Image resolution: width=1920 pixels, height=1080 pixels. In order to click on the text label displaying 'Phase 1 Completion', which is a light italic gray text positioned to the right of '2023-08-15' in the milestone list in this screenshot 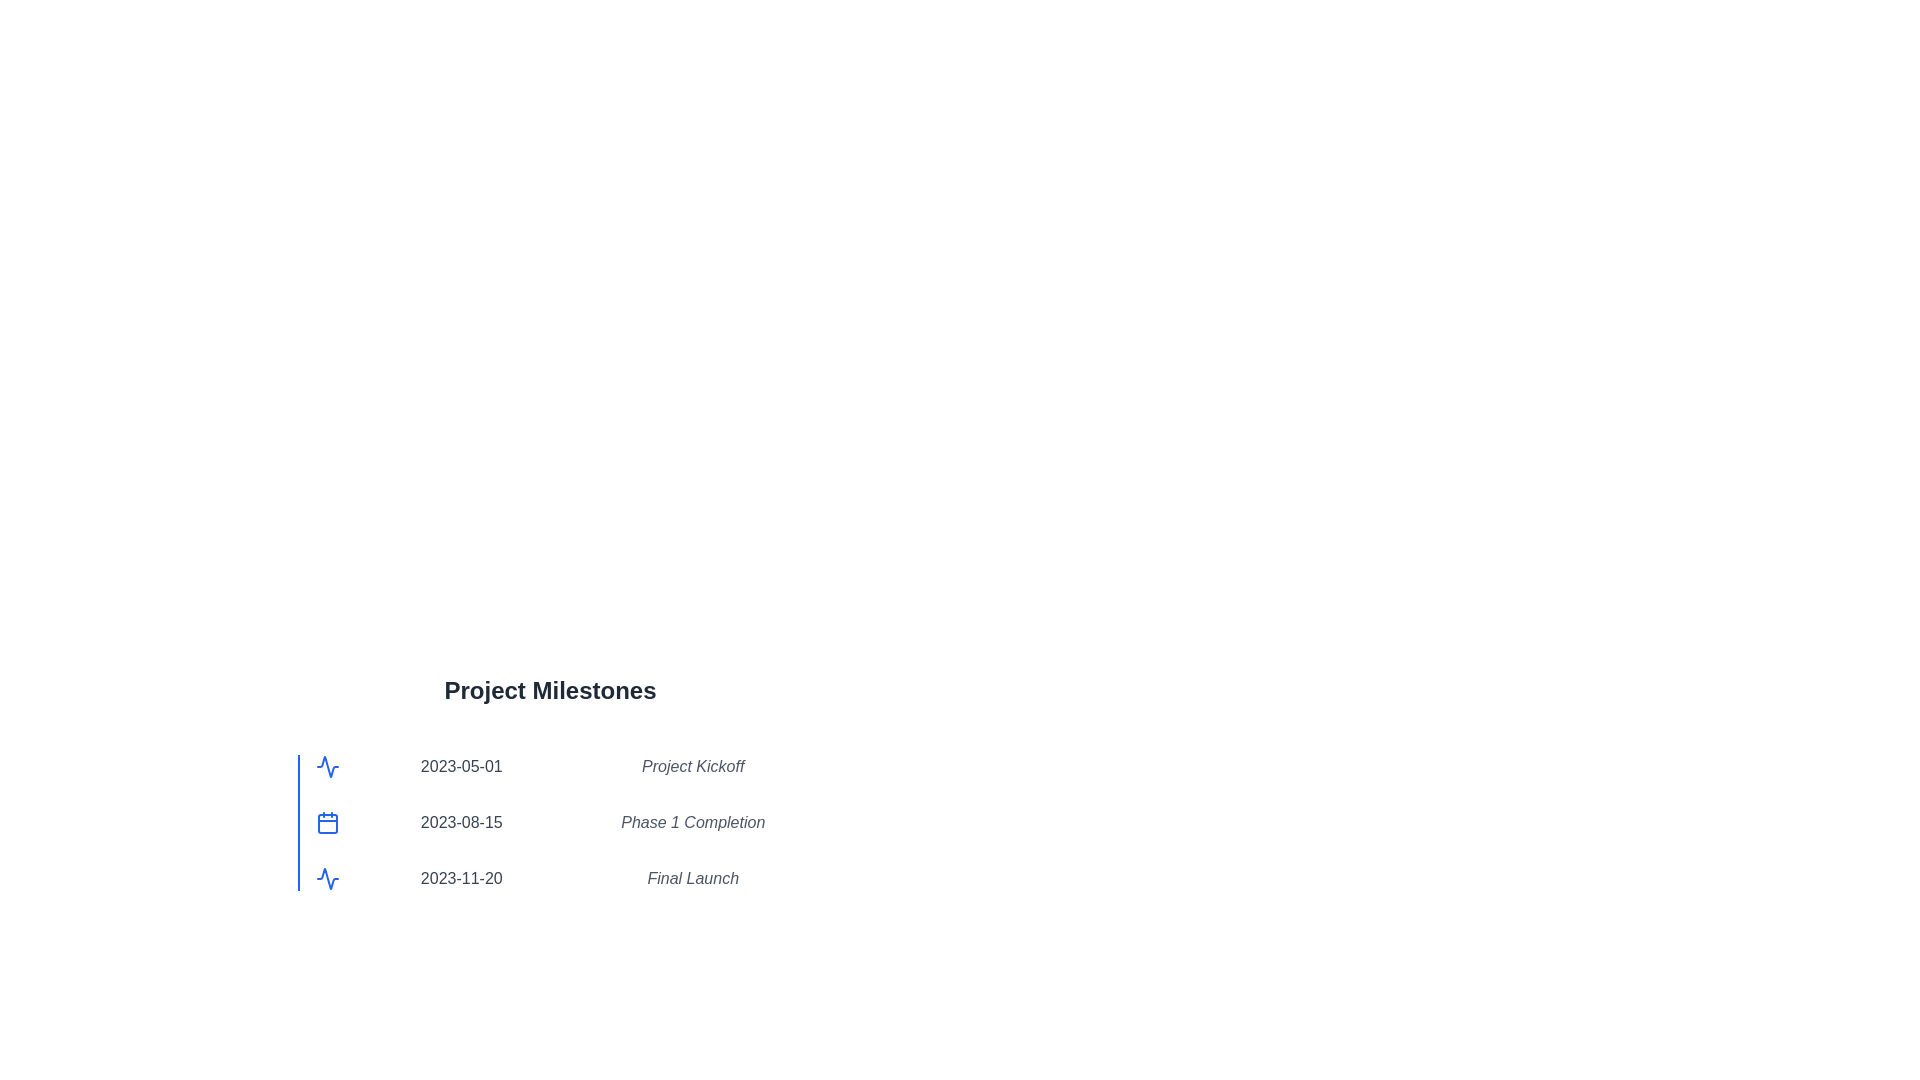, I will do `click(693, 822)`.